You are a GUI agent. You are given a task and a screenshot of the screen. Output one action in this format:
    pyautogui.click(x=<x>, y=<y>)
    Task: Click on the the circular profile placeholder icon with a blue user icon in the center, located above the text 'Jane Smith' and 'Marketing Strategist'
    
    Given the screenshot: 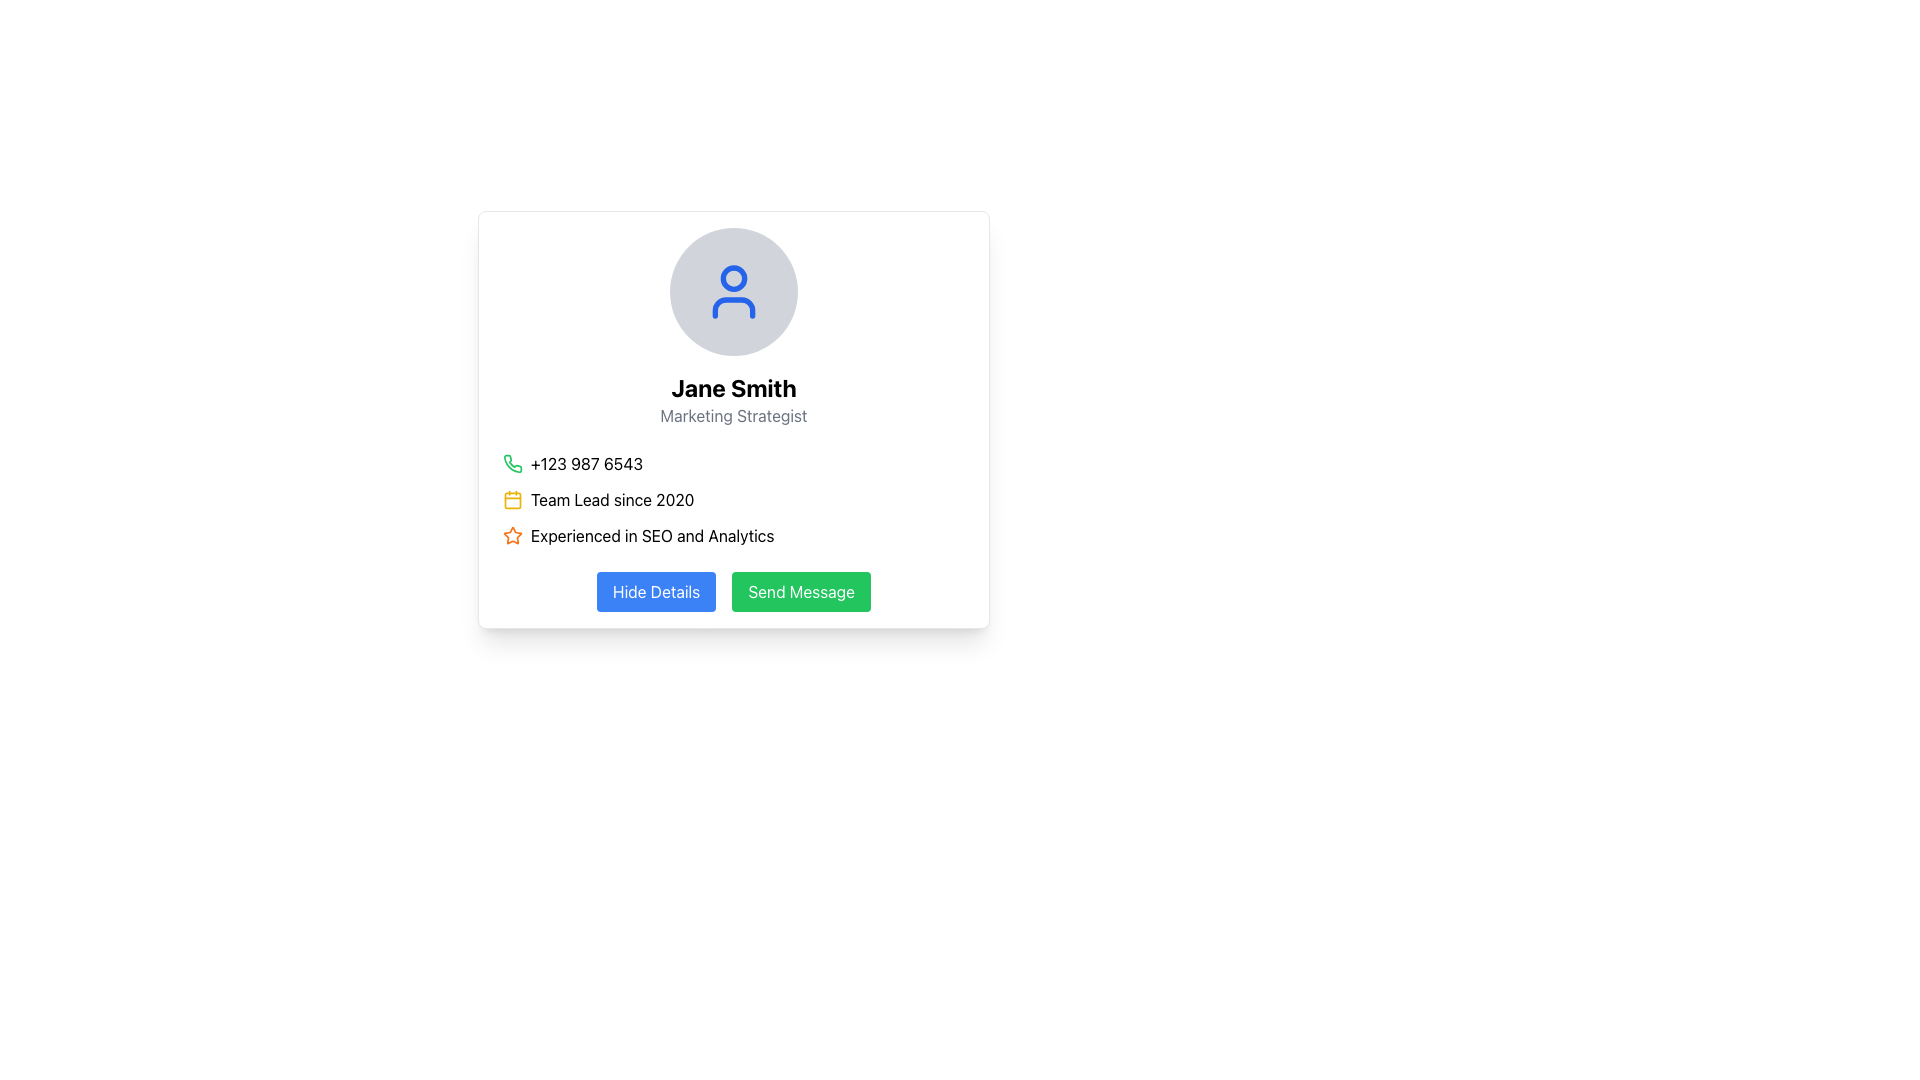 What is the action you would take?
    pyautogui.click(x=733, y=292)
    